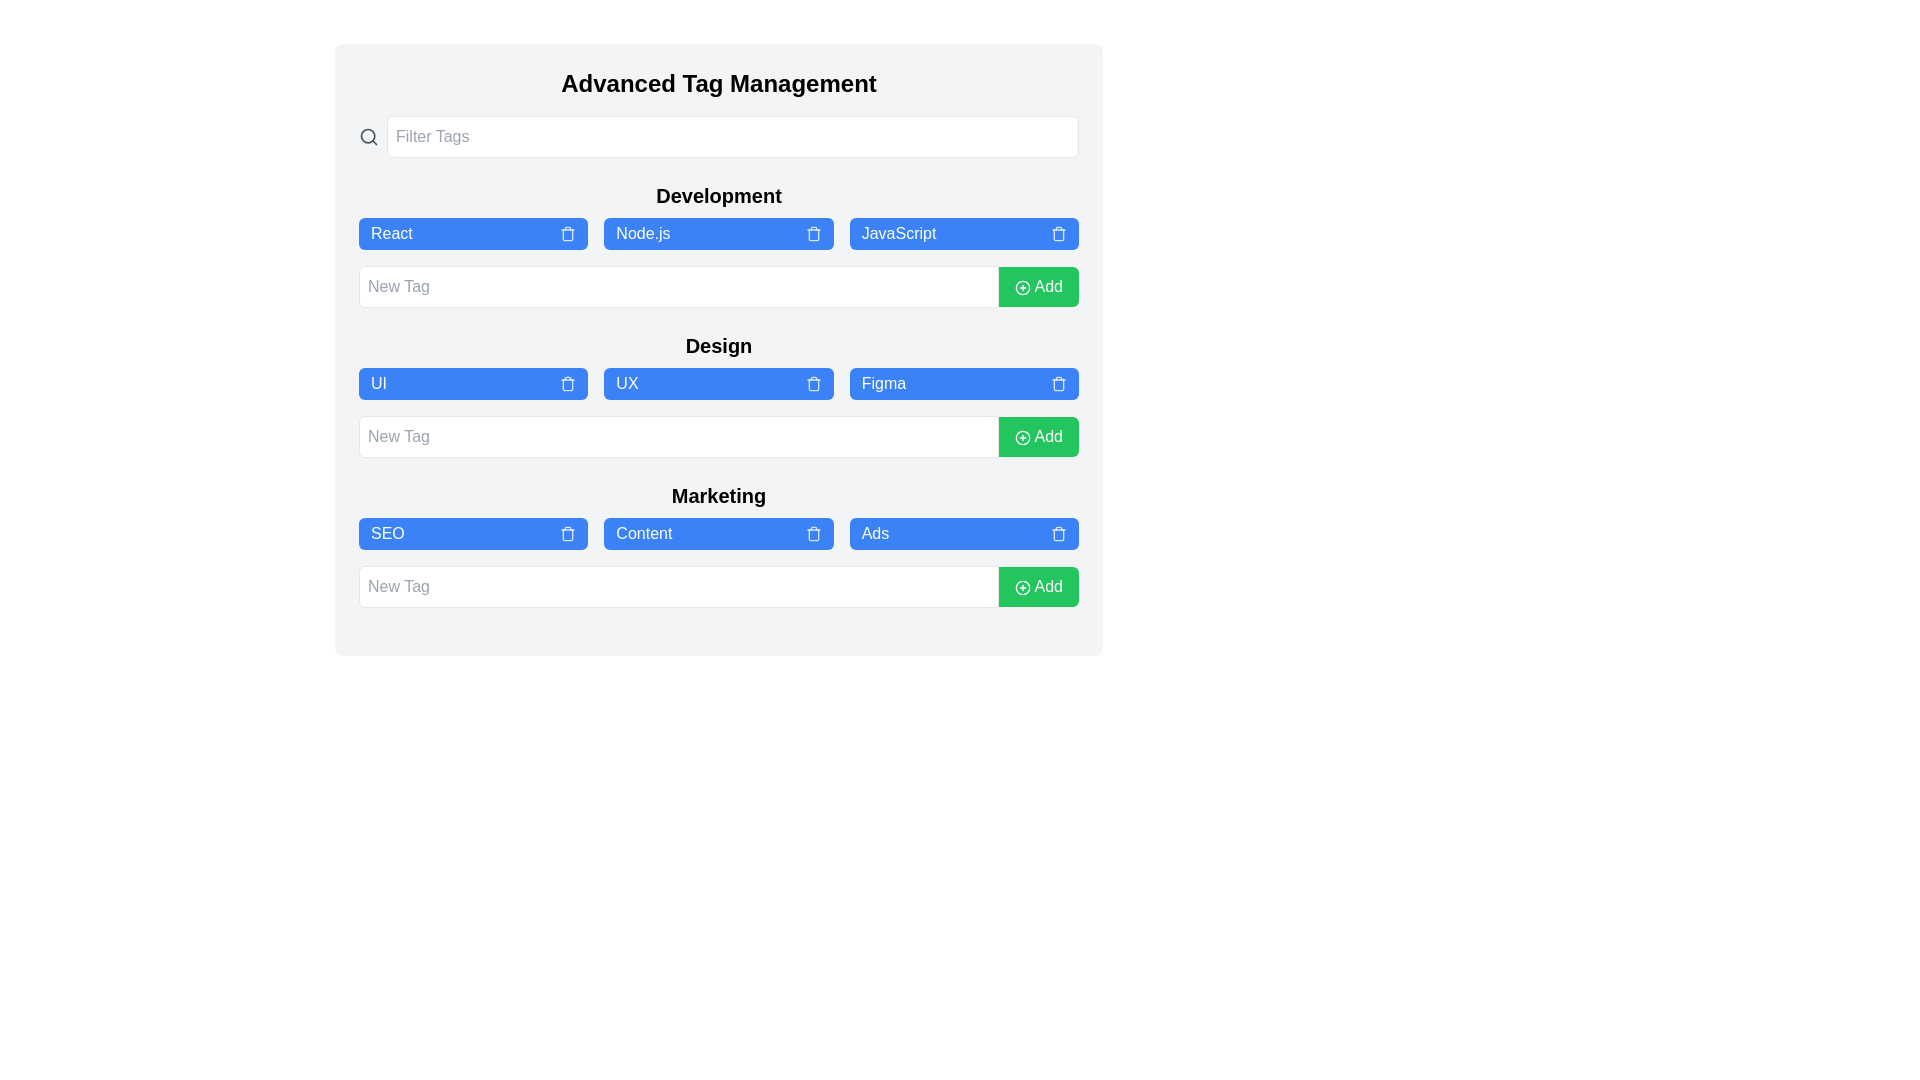 The width and height of the screenshot is (1920, 1080). Describe the element at coordinates (813, 532) in the screenshot. I see `the trash icon button located to the right of the 'Content' tag in the 'Marketing' category to change its style` at that location.